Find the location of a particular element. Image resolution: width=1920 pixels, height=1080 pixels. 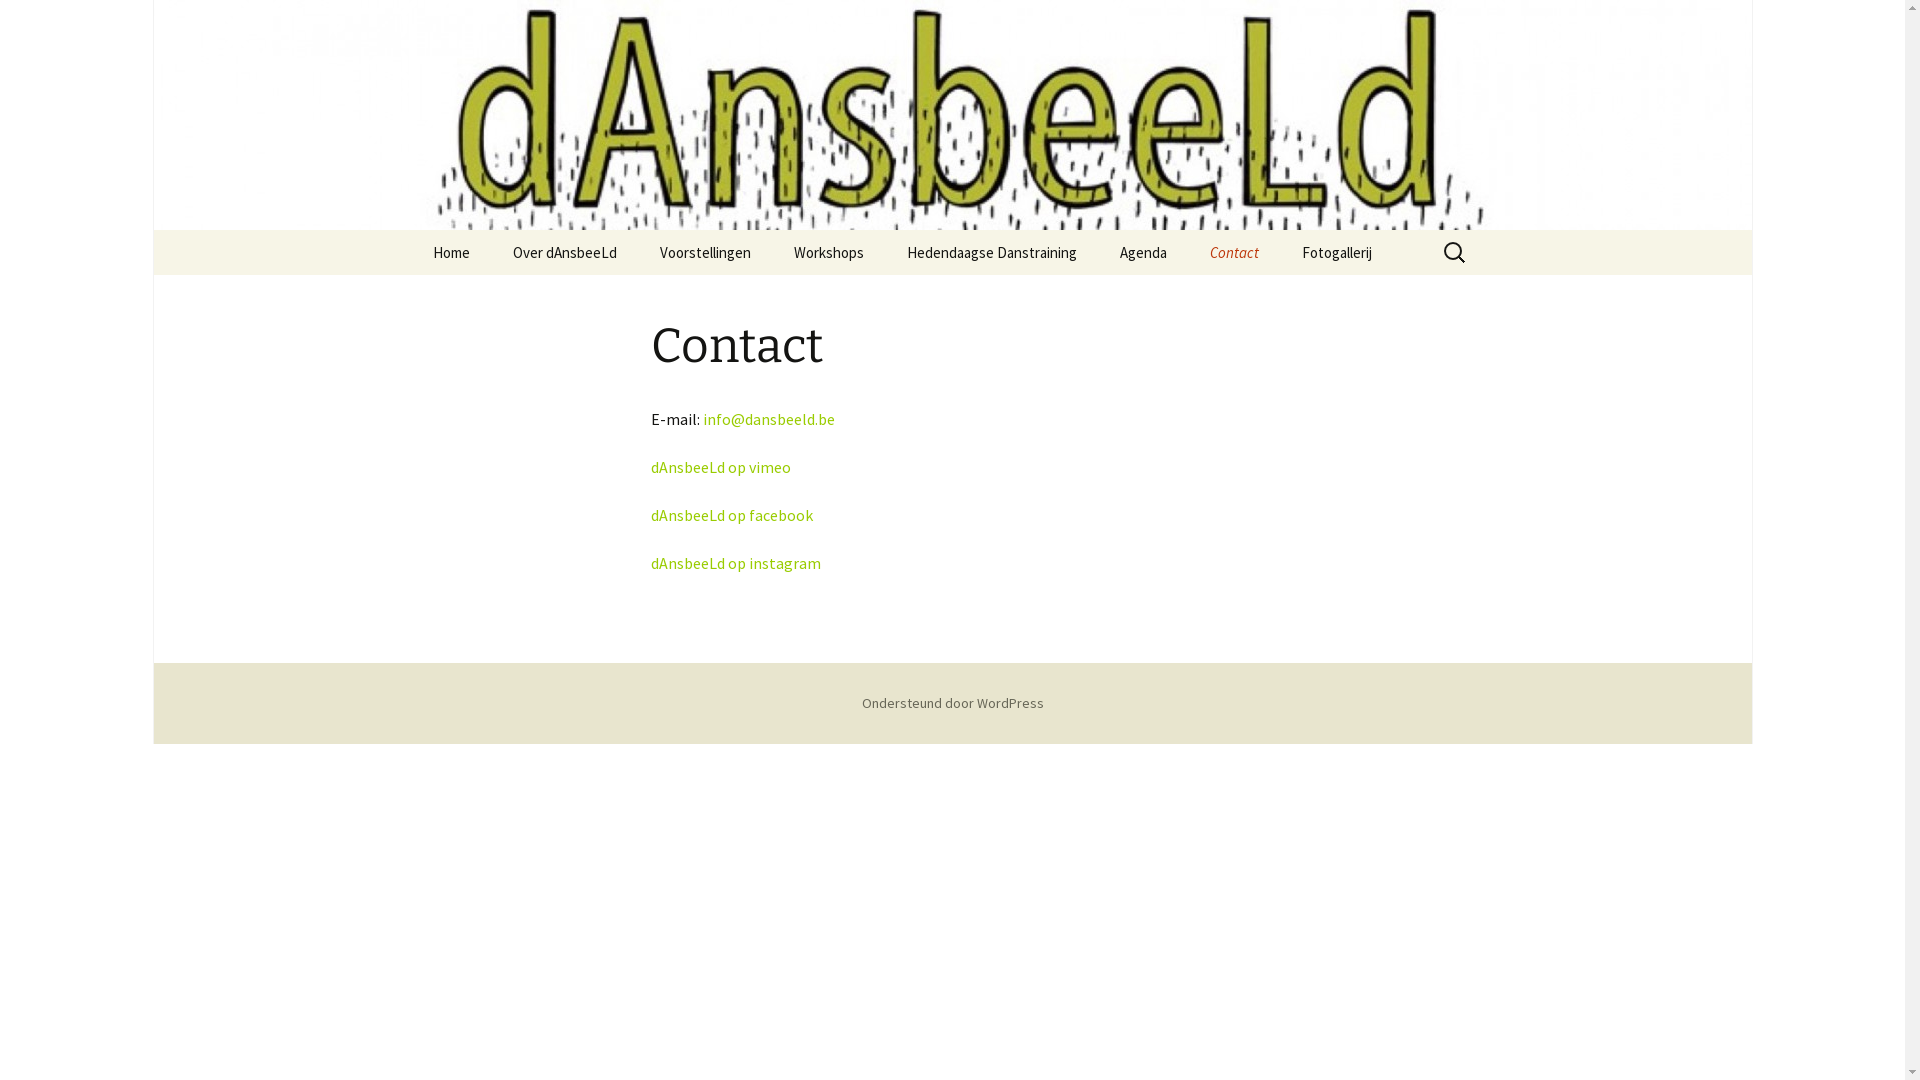

'Ondersteund door WordPress' is located at coordinates (952, 701).